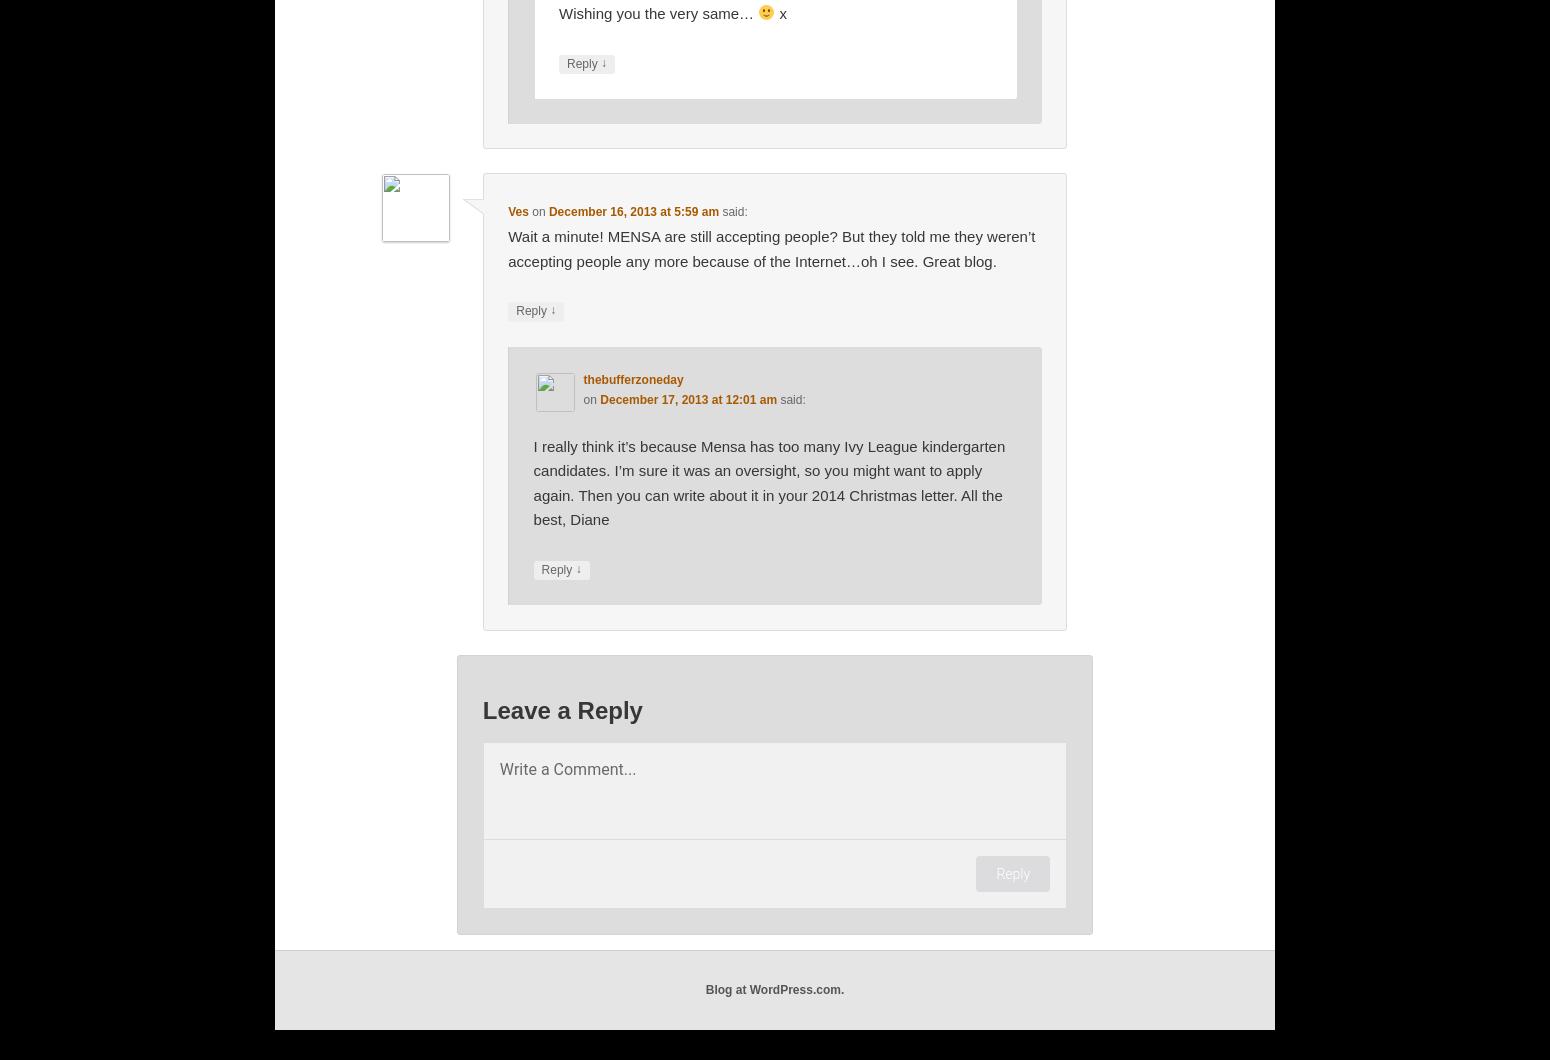  Describe the element at coordinates (687, 398) in the screenshot. I see `'December 17, 2013 at 12:01 am'` at that location.